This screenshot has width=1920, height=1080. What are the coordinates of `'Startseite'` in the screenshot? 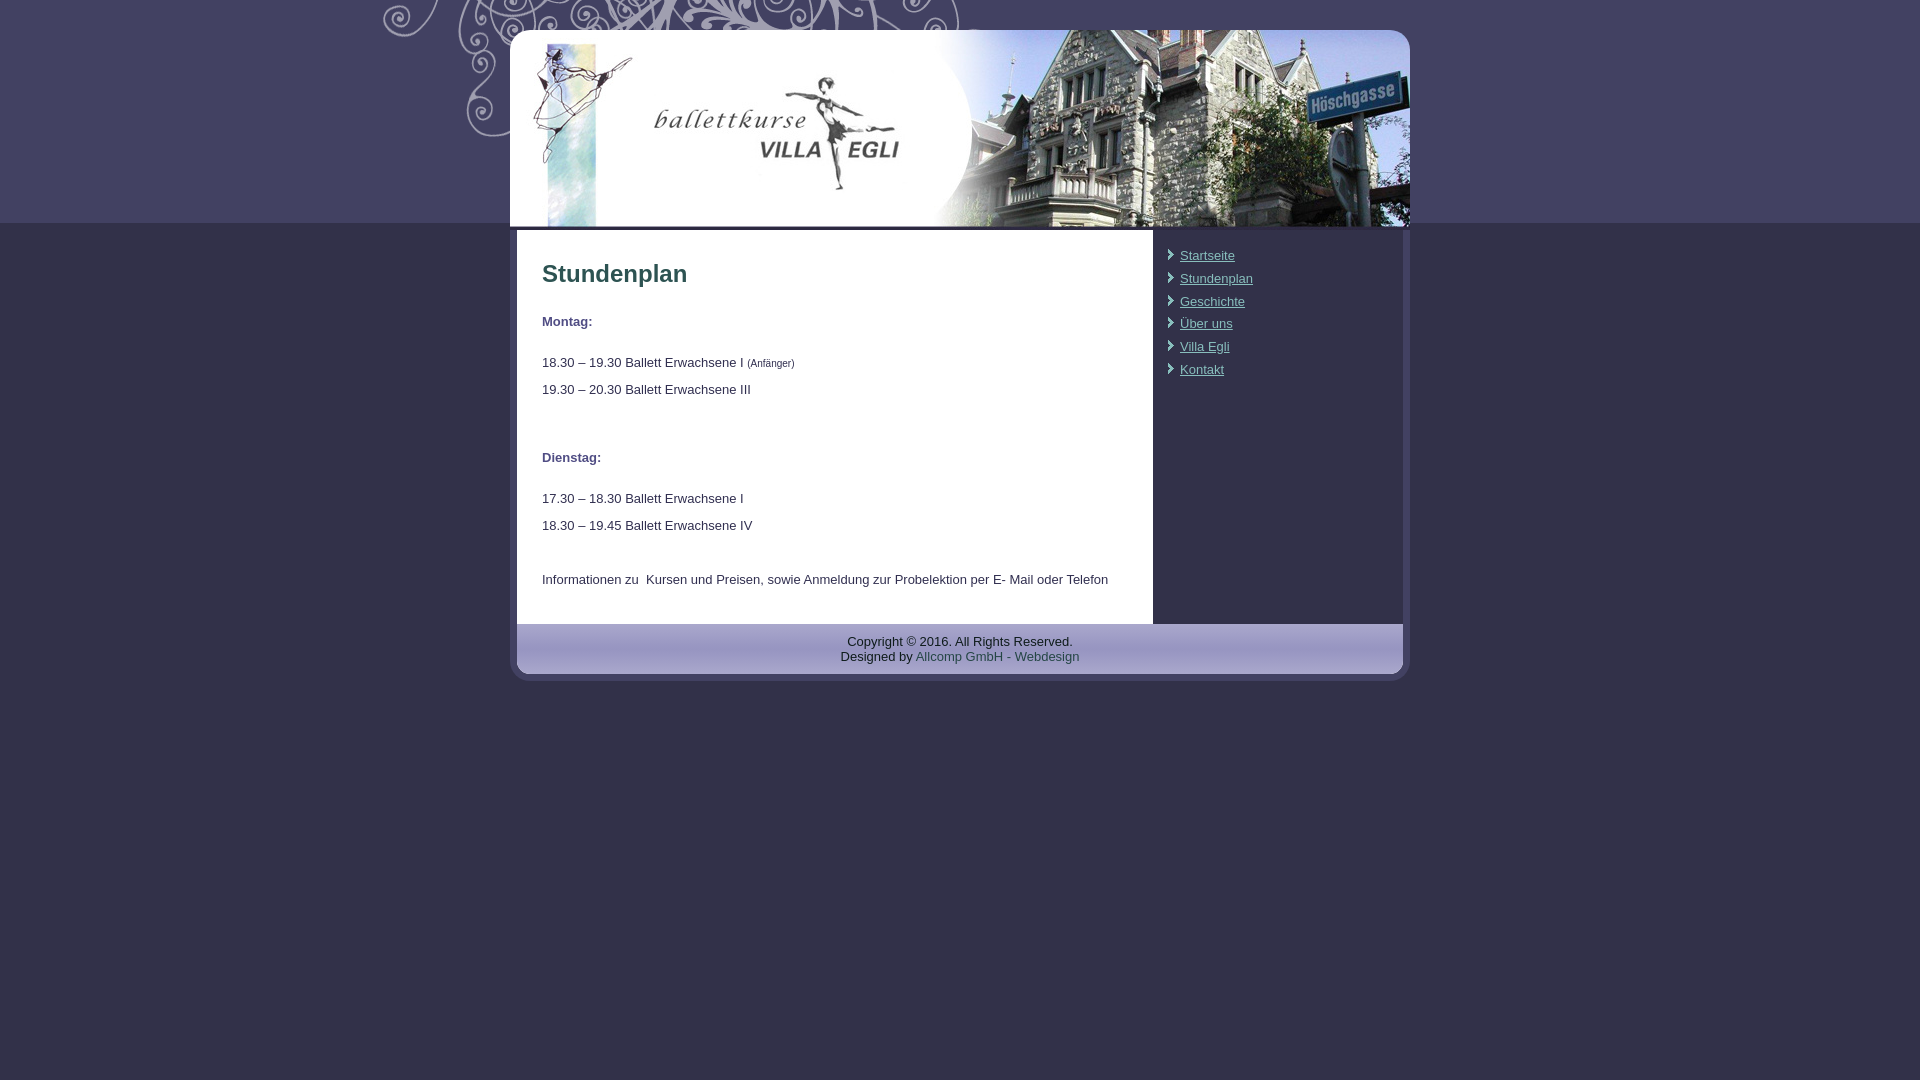 It's located at (1206, 254).